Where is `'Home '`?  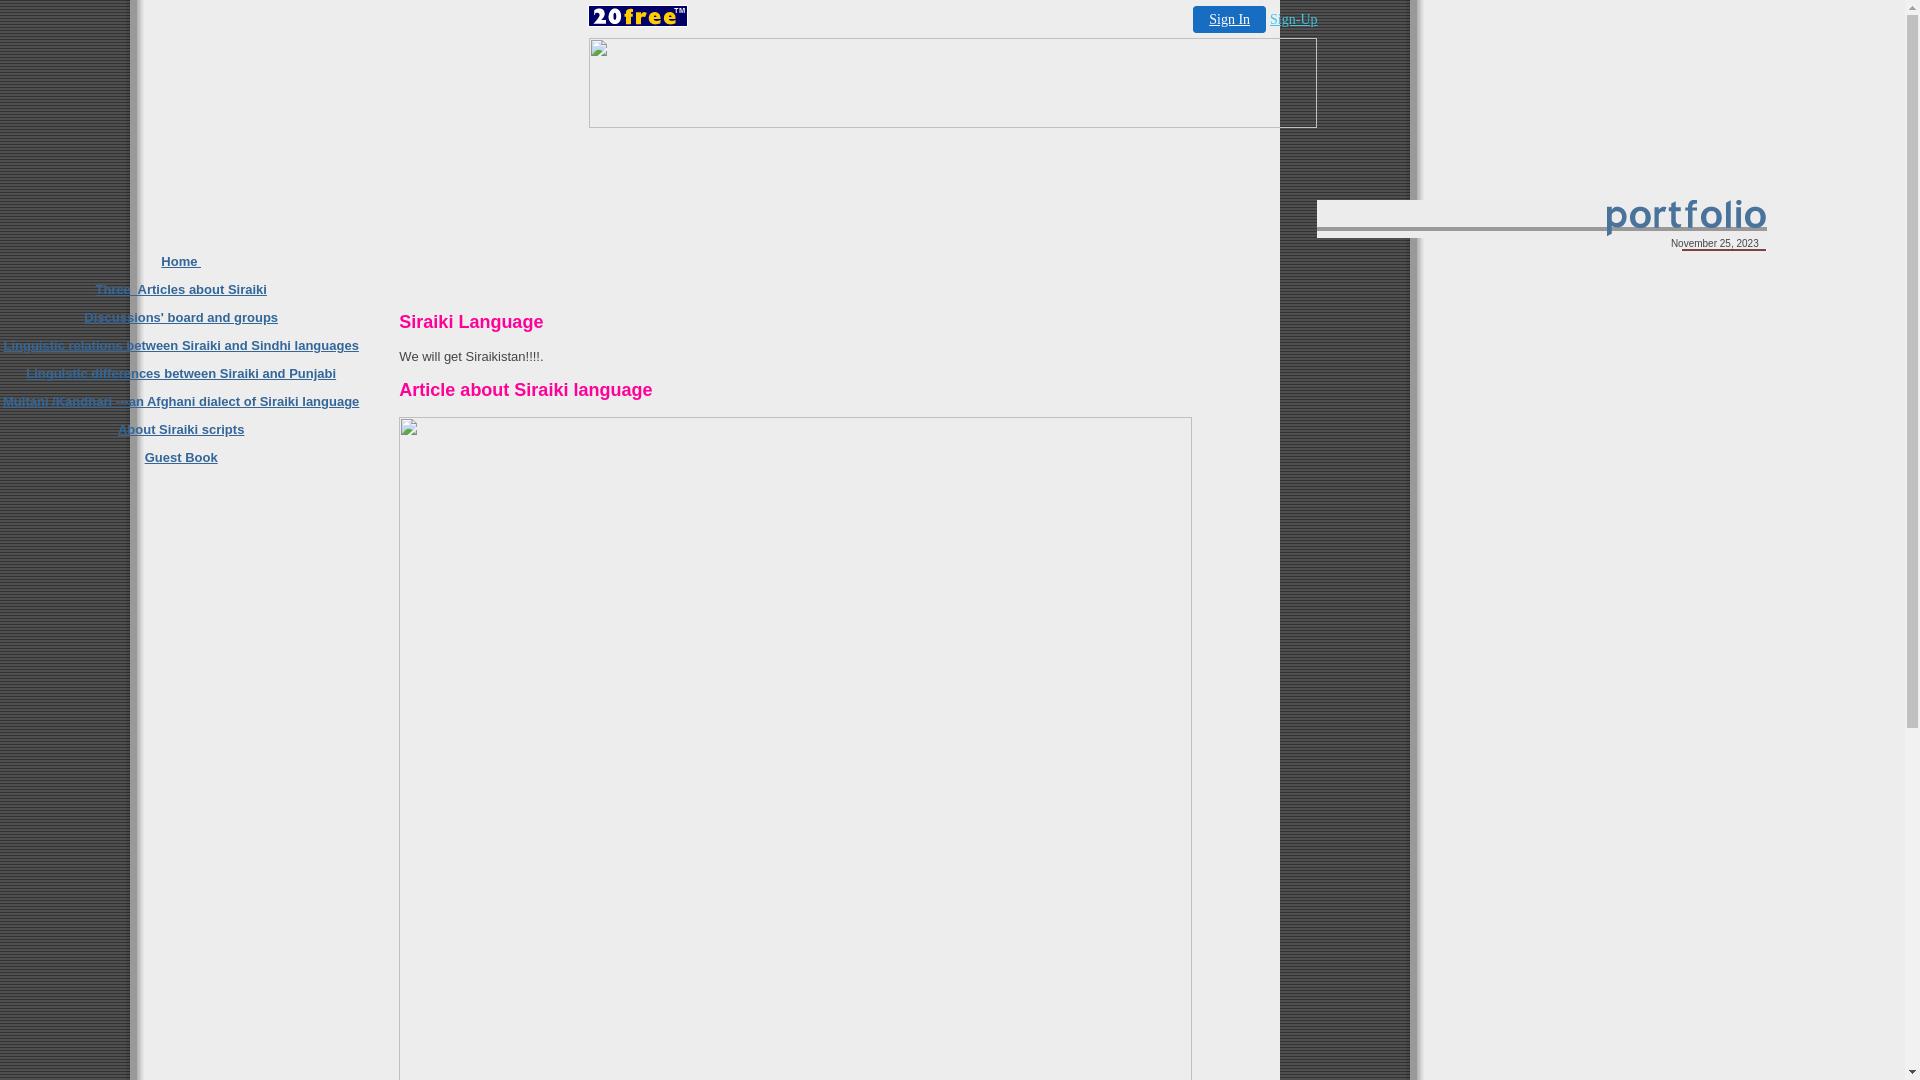 'Home ' is located at coordinates (181, 260).